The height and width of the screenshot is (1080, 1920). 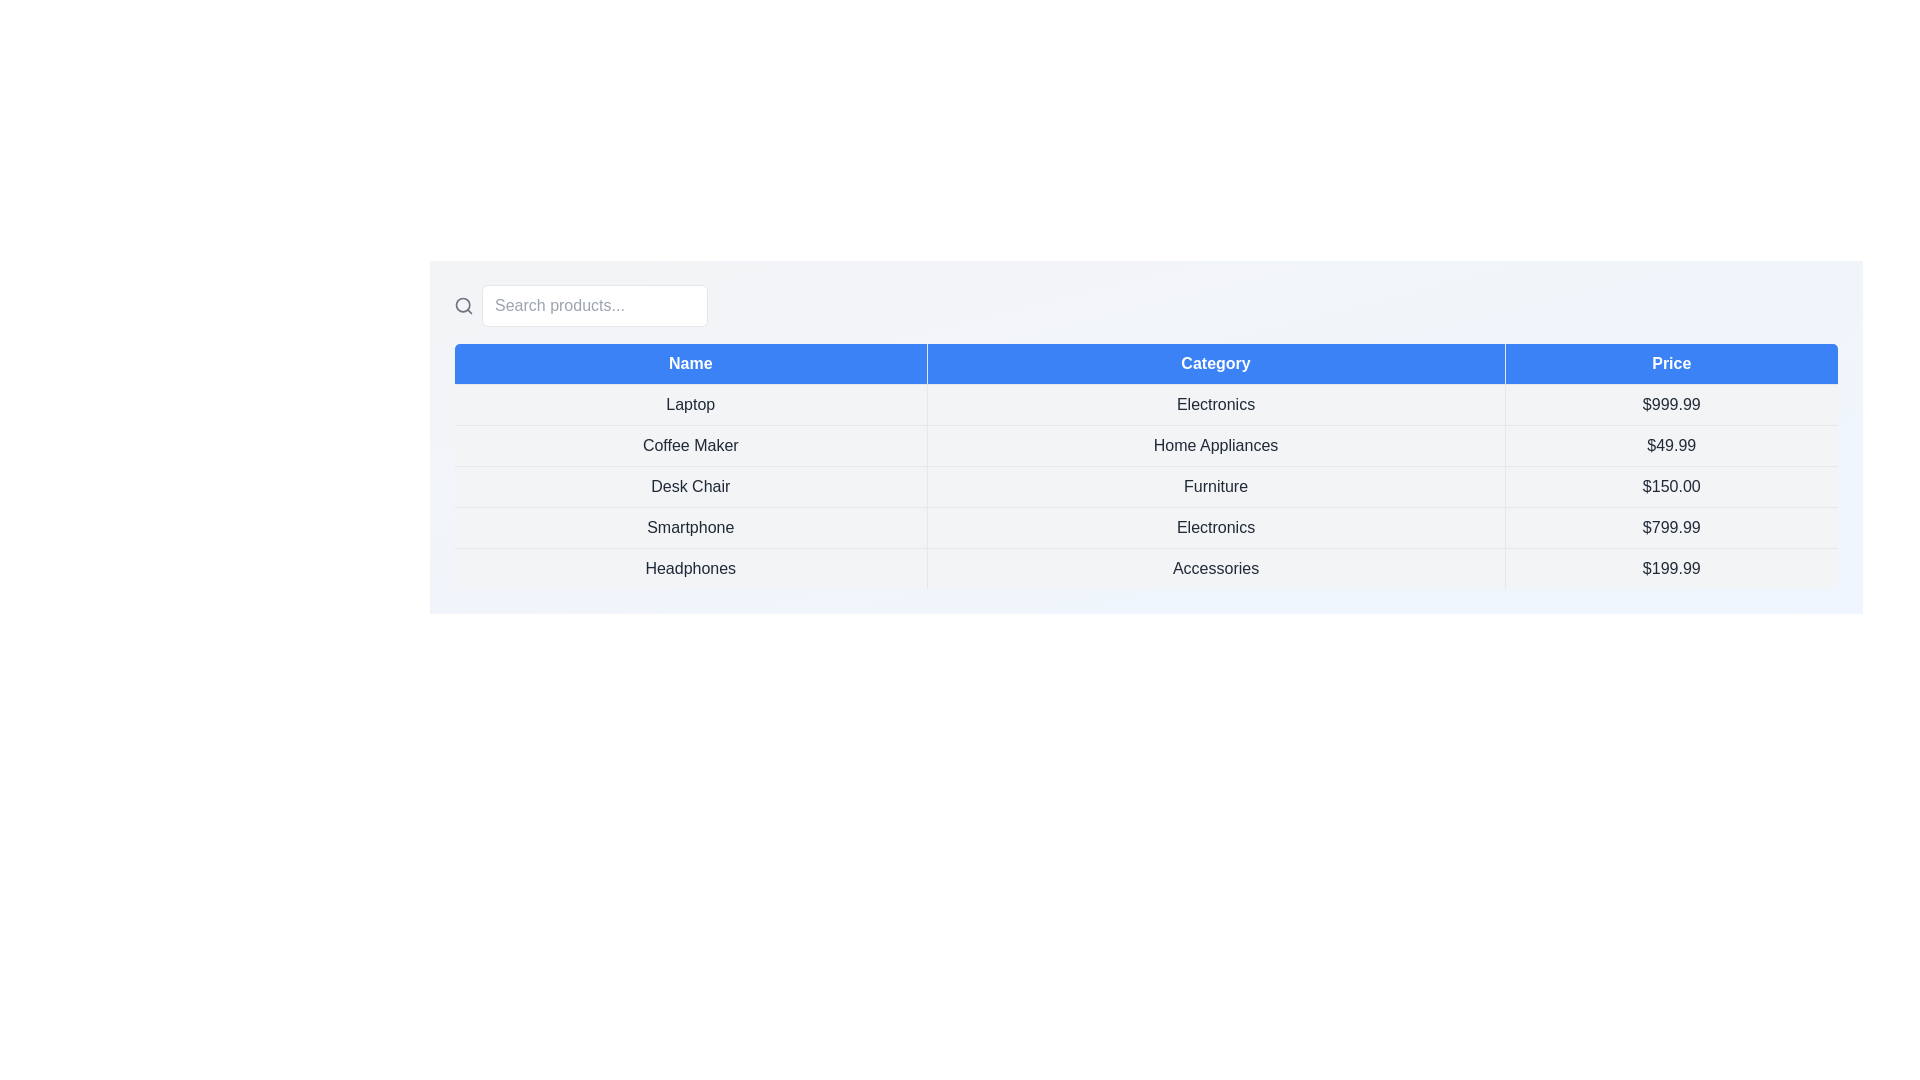 What do you see at coordinates (1146, 569) in the screenshot?
I see `the last row of the table representing 'Headphones', which is categorized as 'Accessories' with a price of '$199.99'` at bounding box center [1146, 569].